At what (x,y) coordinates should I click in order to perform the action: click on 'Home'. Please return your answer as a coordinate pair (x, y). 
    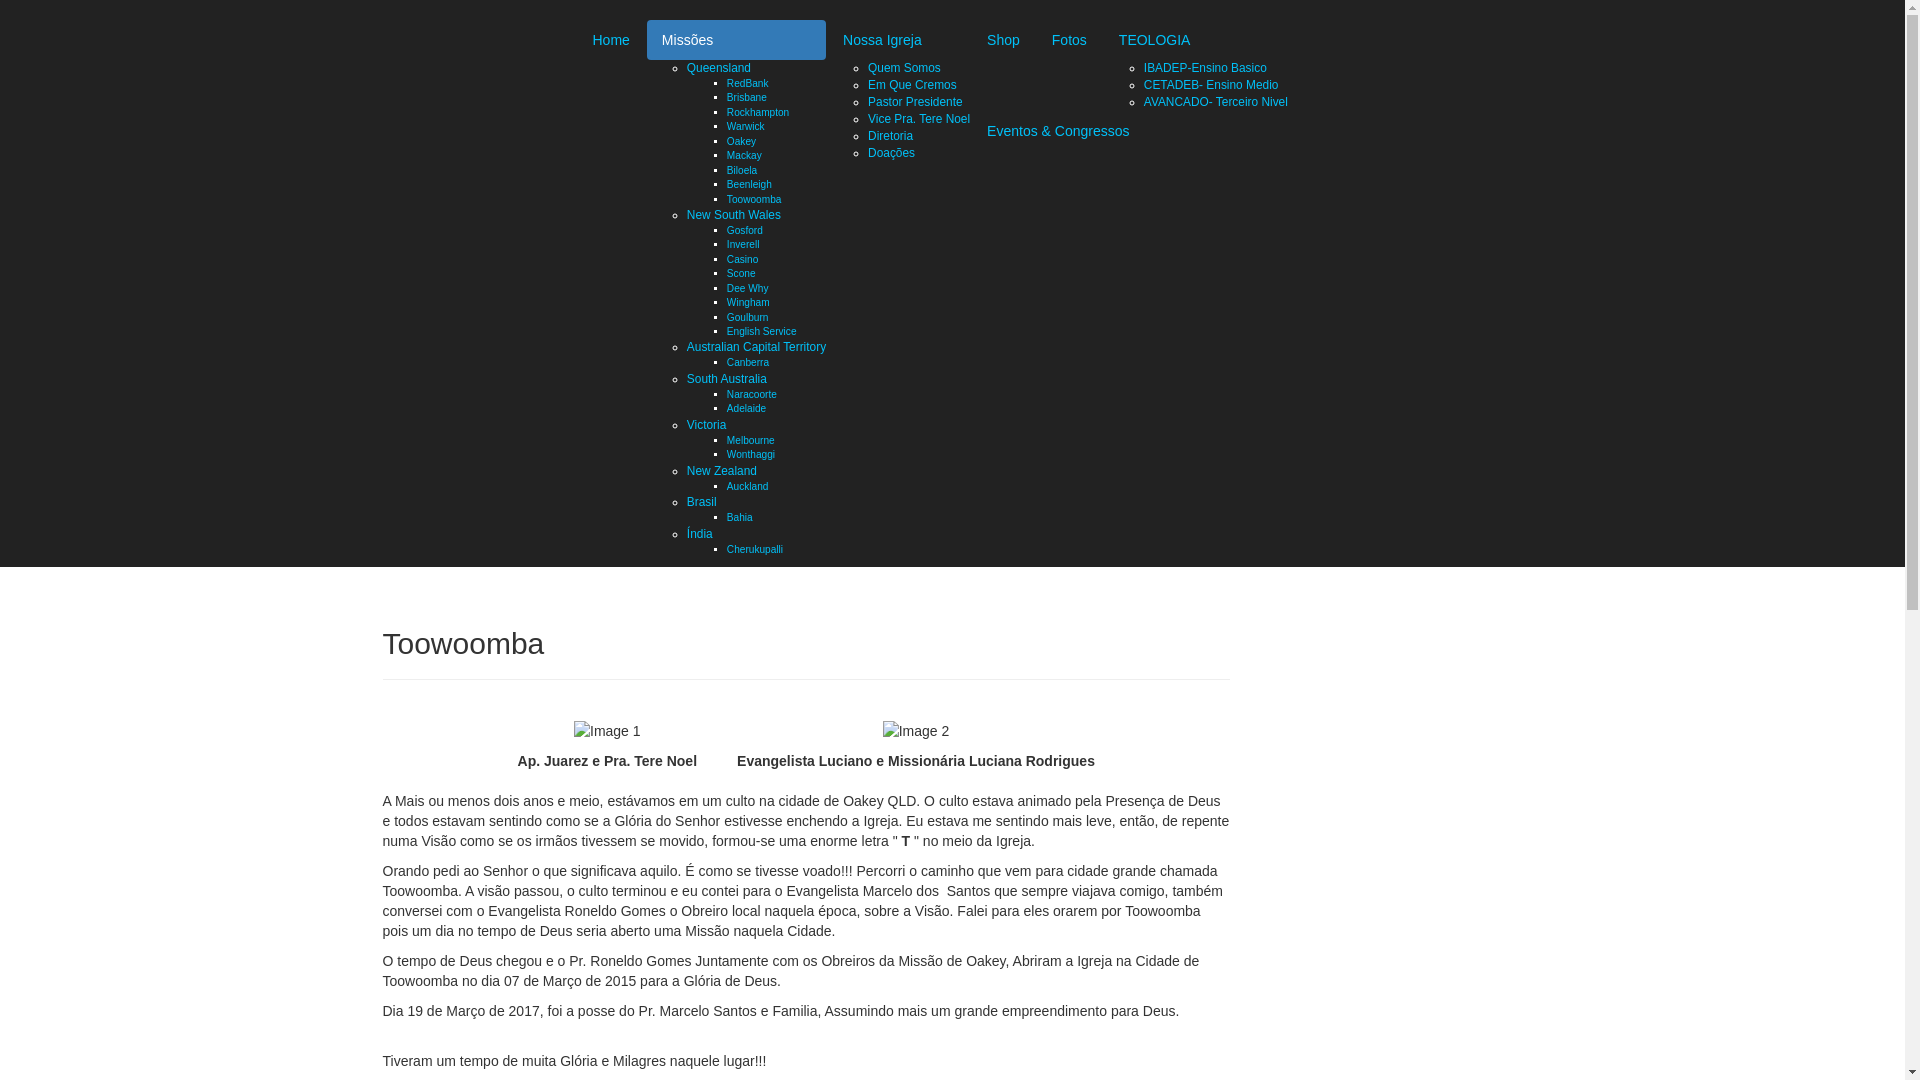
    Looking at the image, I should click on (610, 39).